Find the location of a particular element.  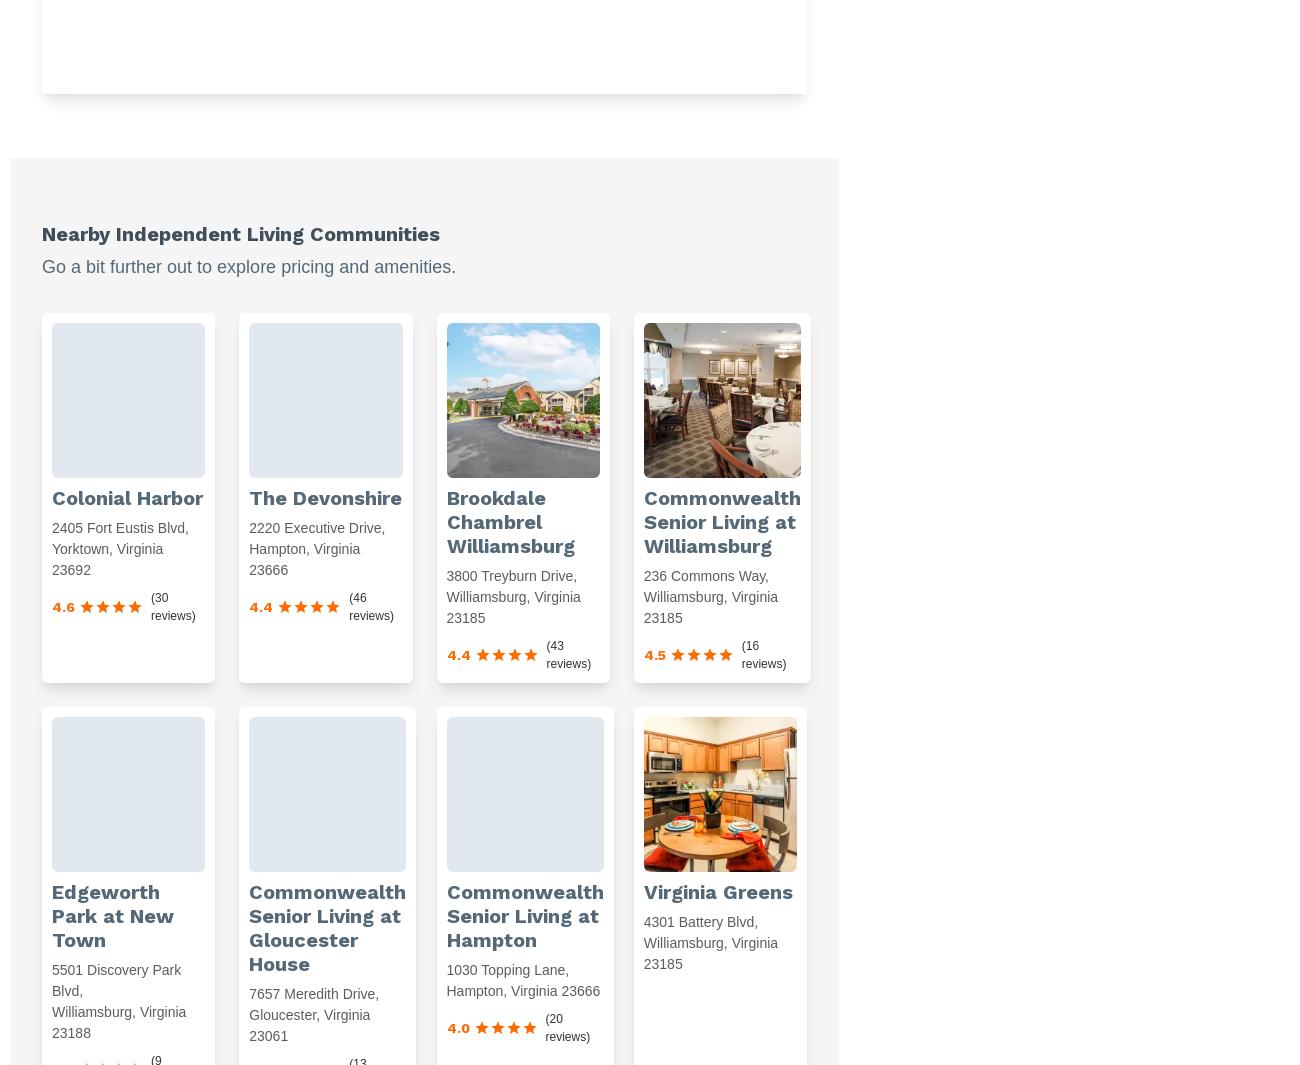

'3800 Treyburn Drive,' is located at coordinates (511, 575).